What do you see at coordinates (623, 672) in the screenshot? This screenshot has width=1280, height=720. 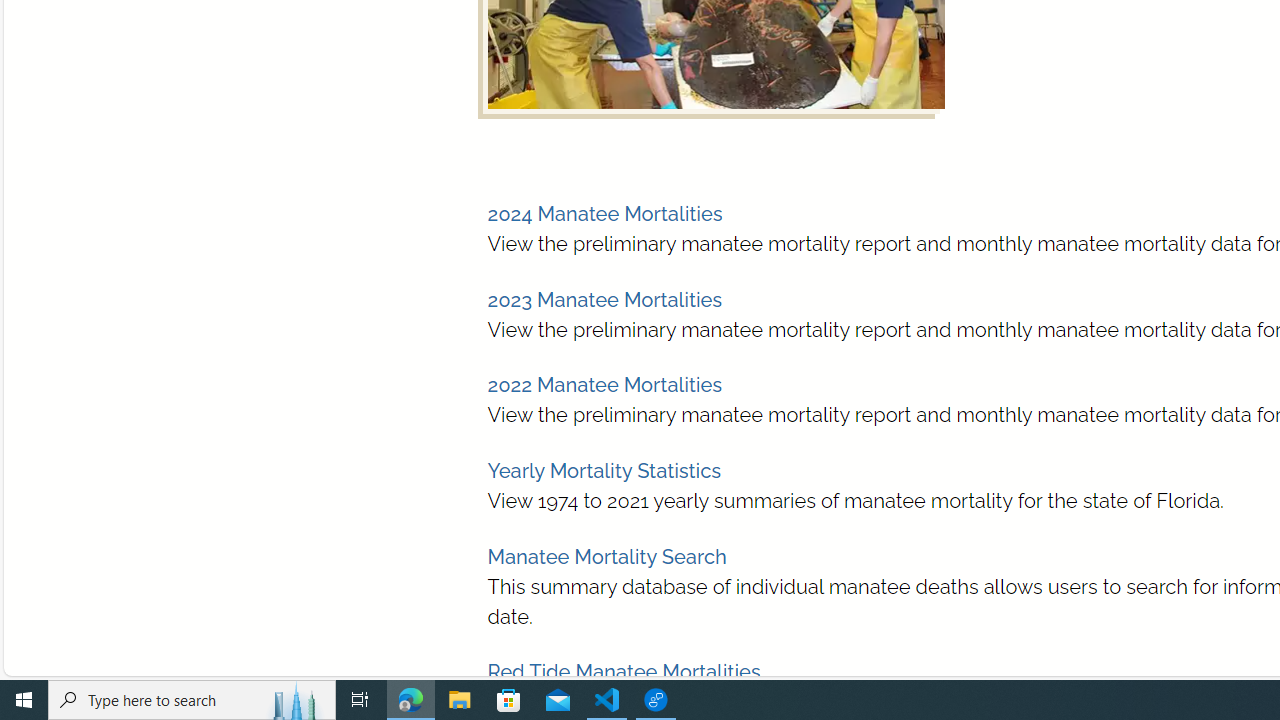 I see `'Red Tide Manatee Mortalities'` at bounding box center [623, 672].